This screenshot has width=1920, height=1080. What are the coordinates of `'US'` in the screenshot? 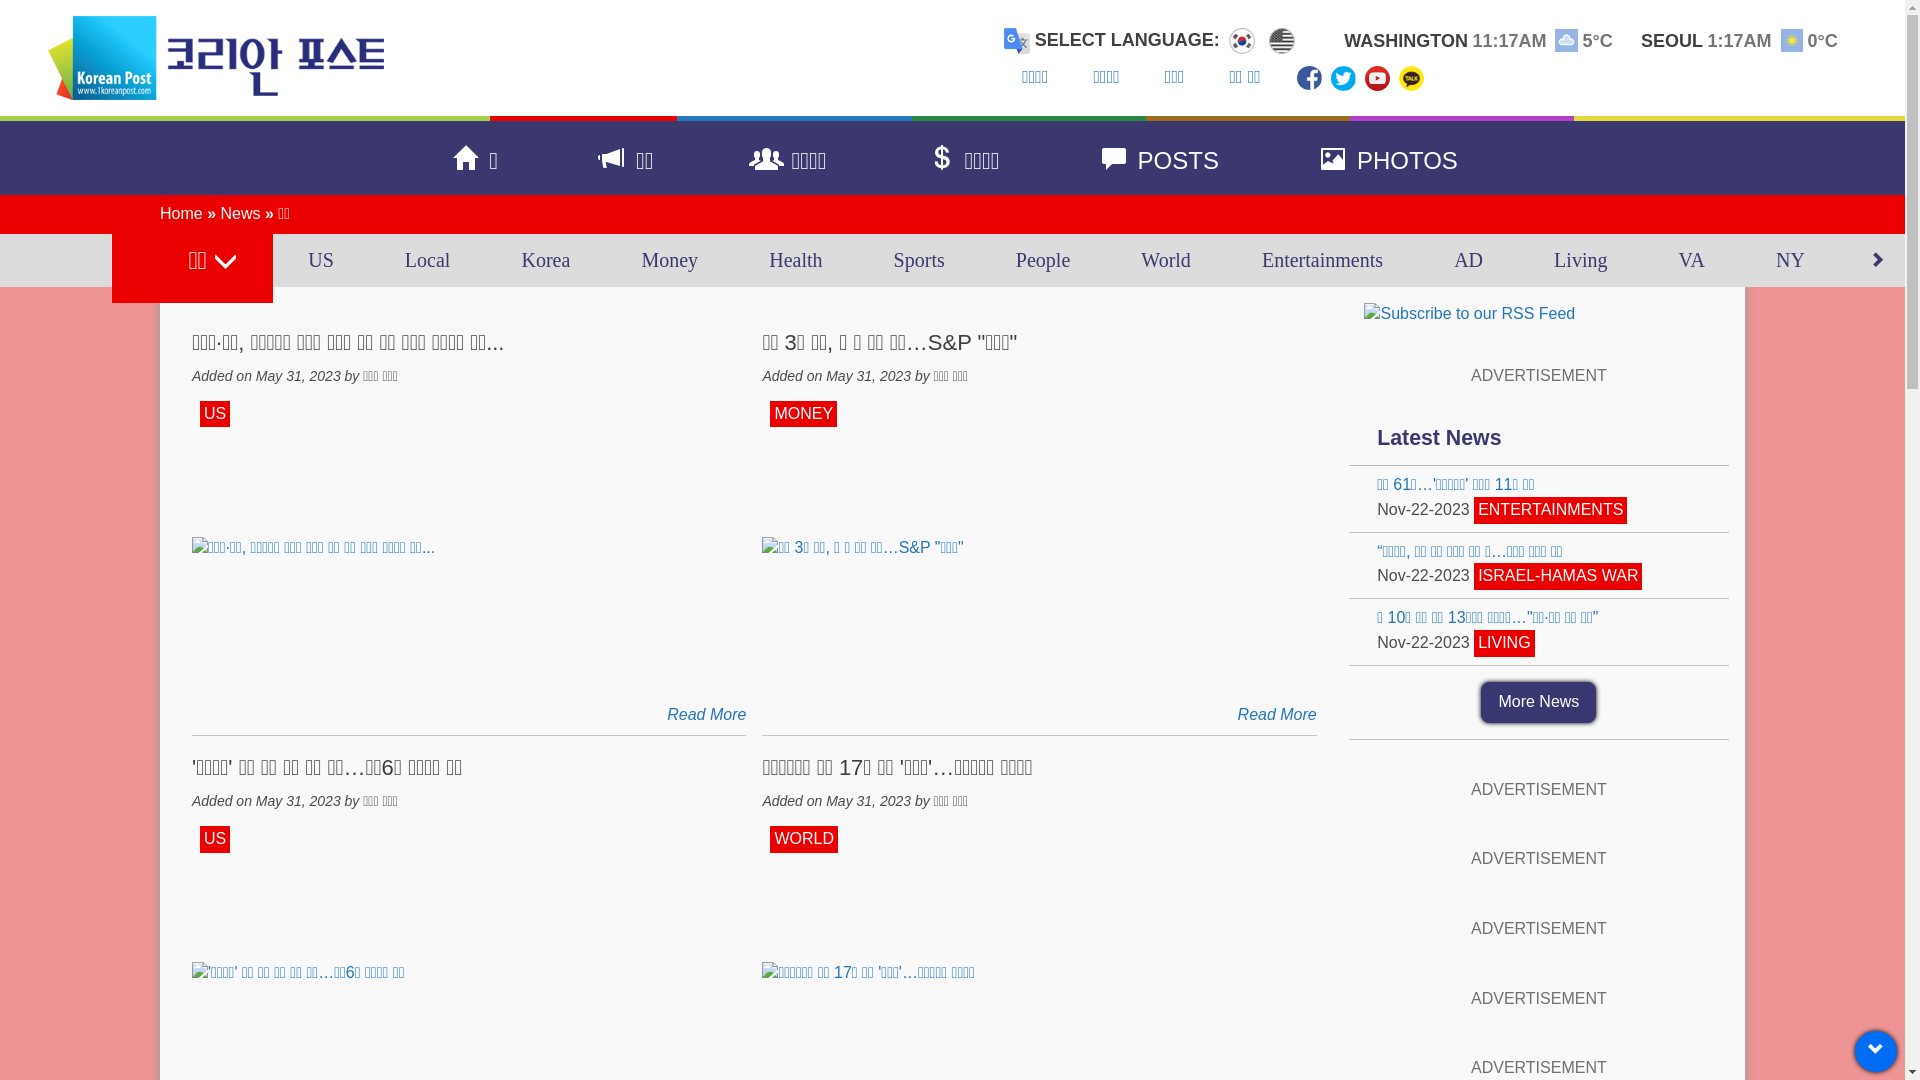 It's located at (321, 260).